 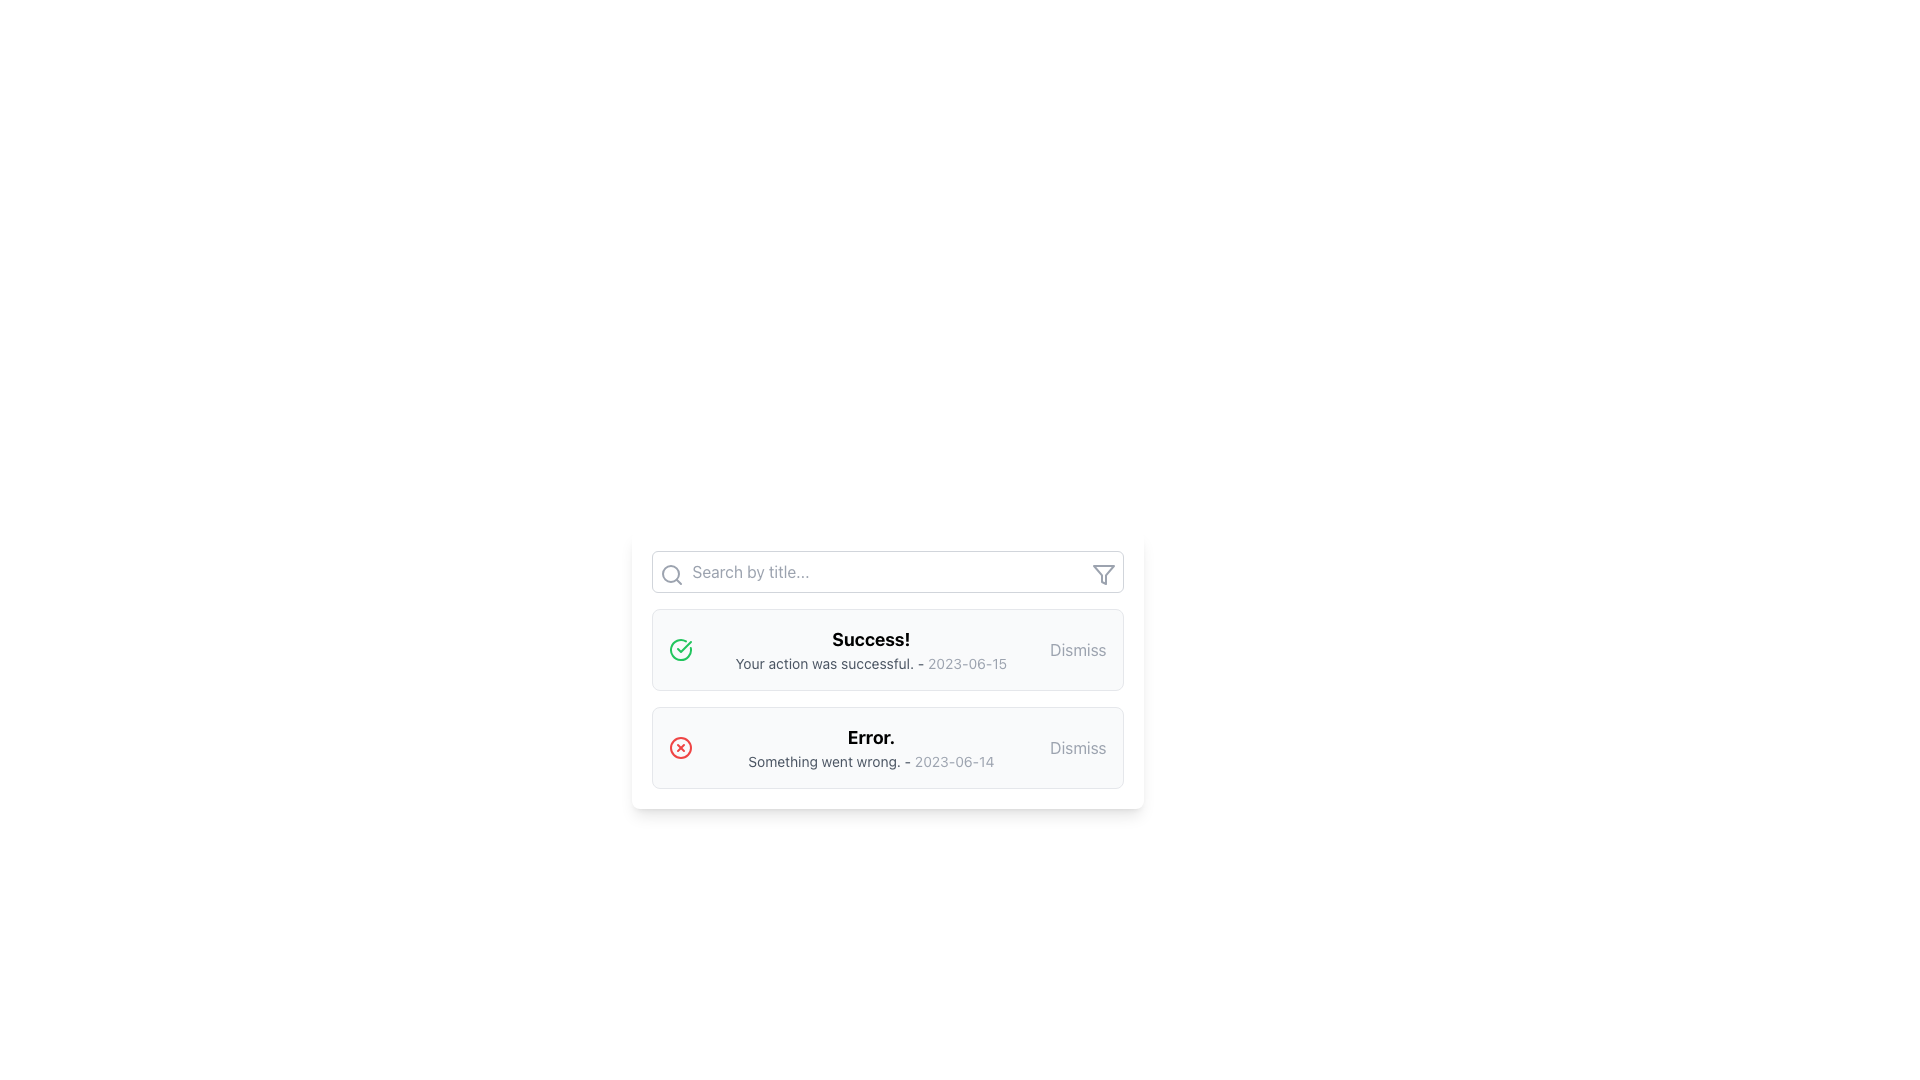 I want to click on the filter icon button located at the rightmost edge of the search bar, so click(x=1102, y=574).